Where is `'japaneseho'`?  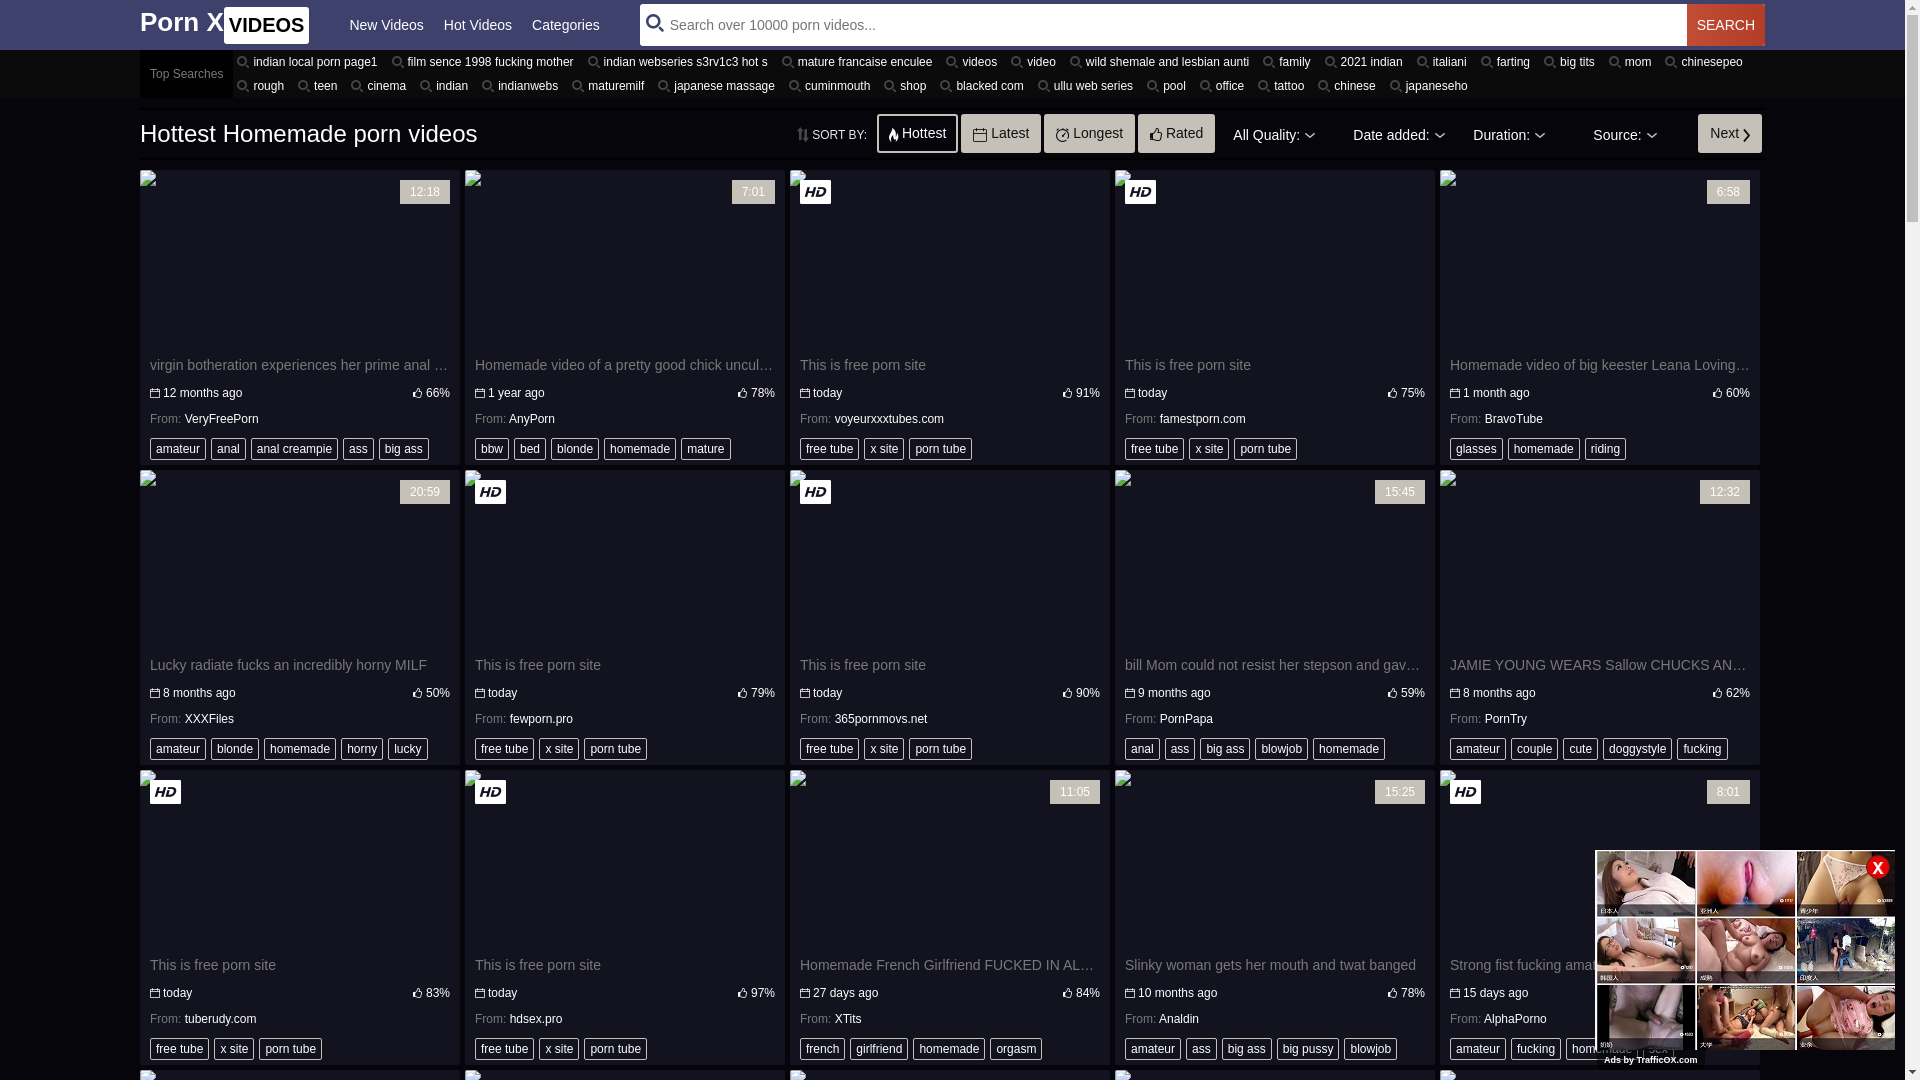 'japaneseho' is located at coordinates (1430, 84).